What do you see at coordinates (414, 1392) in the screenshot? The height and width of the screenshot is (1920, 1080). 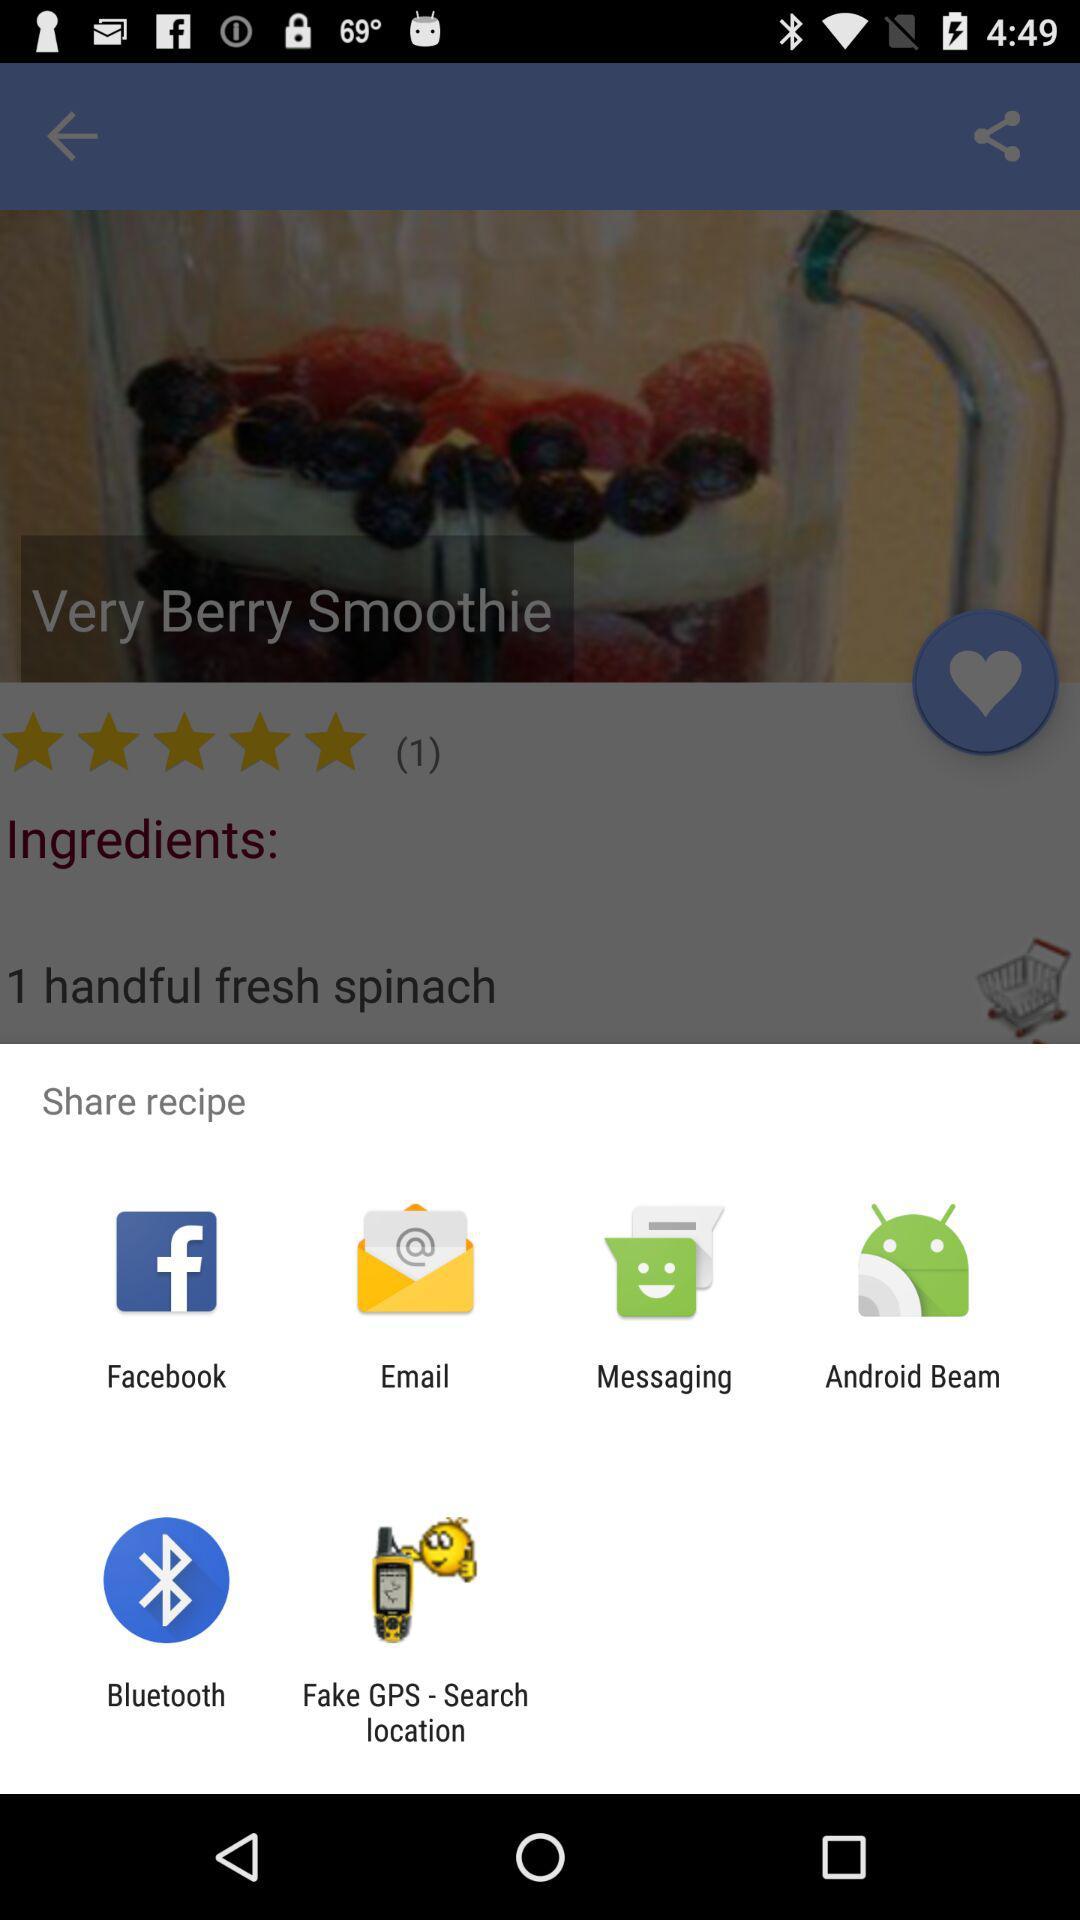 I see `item to the left of messaging app` at bounding box center [414, 1392].